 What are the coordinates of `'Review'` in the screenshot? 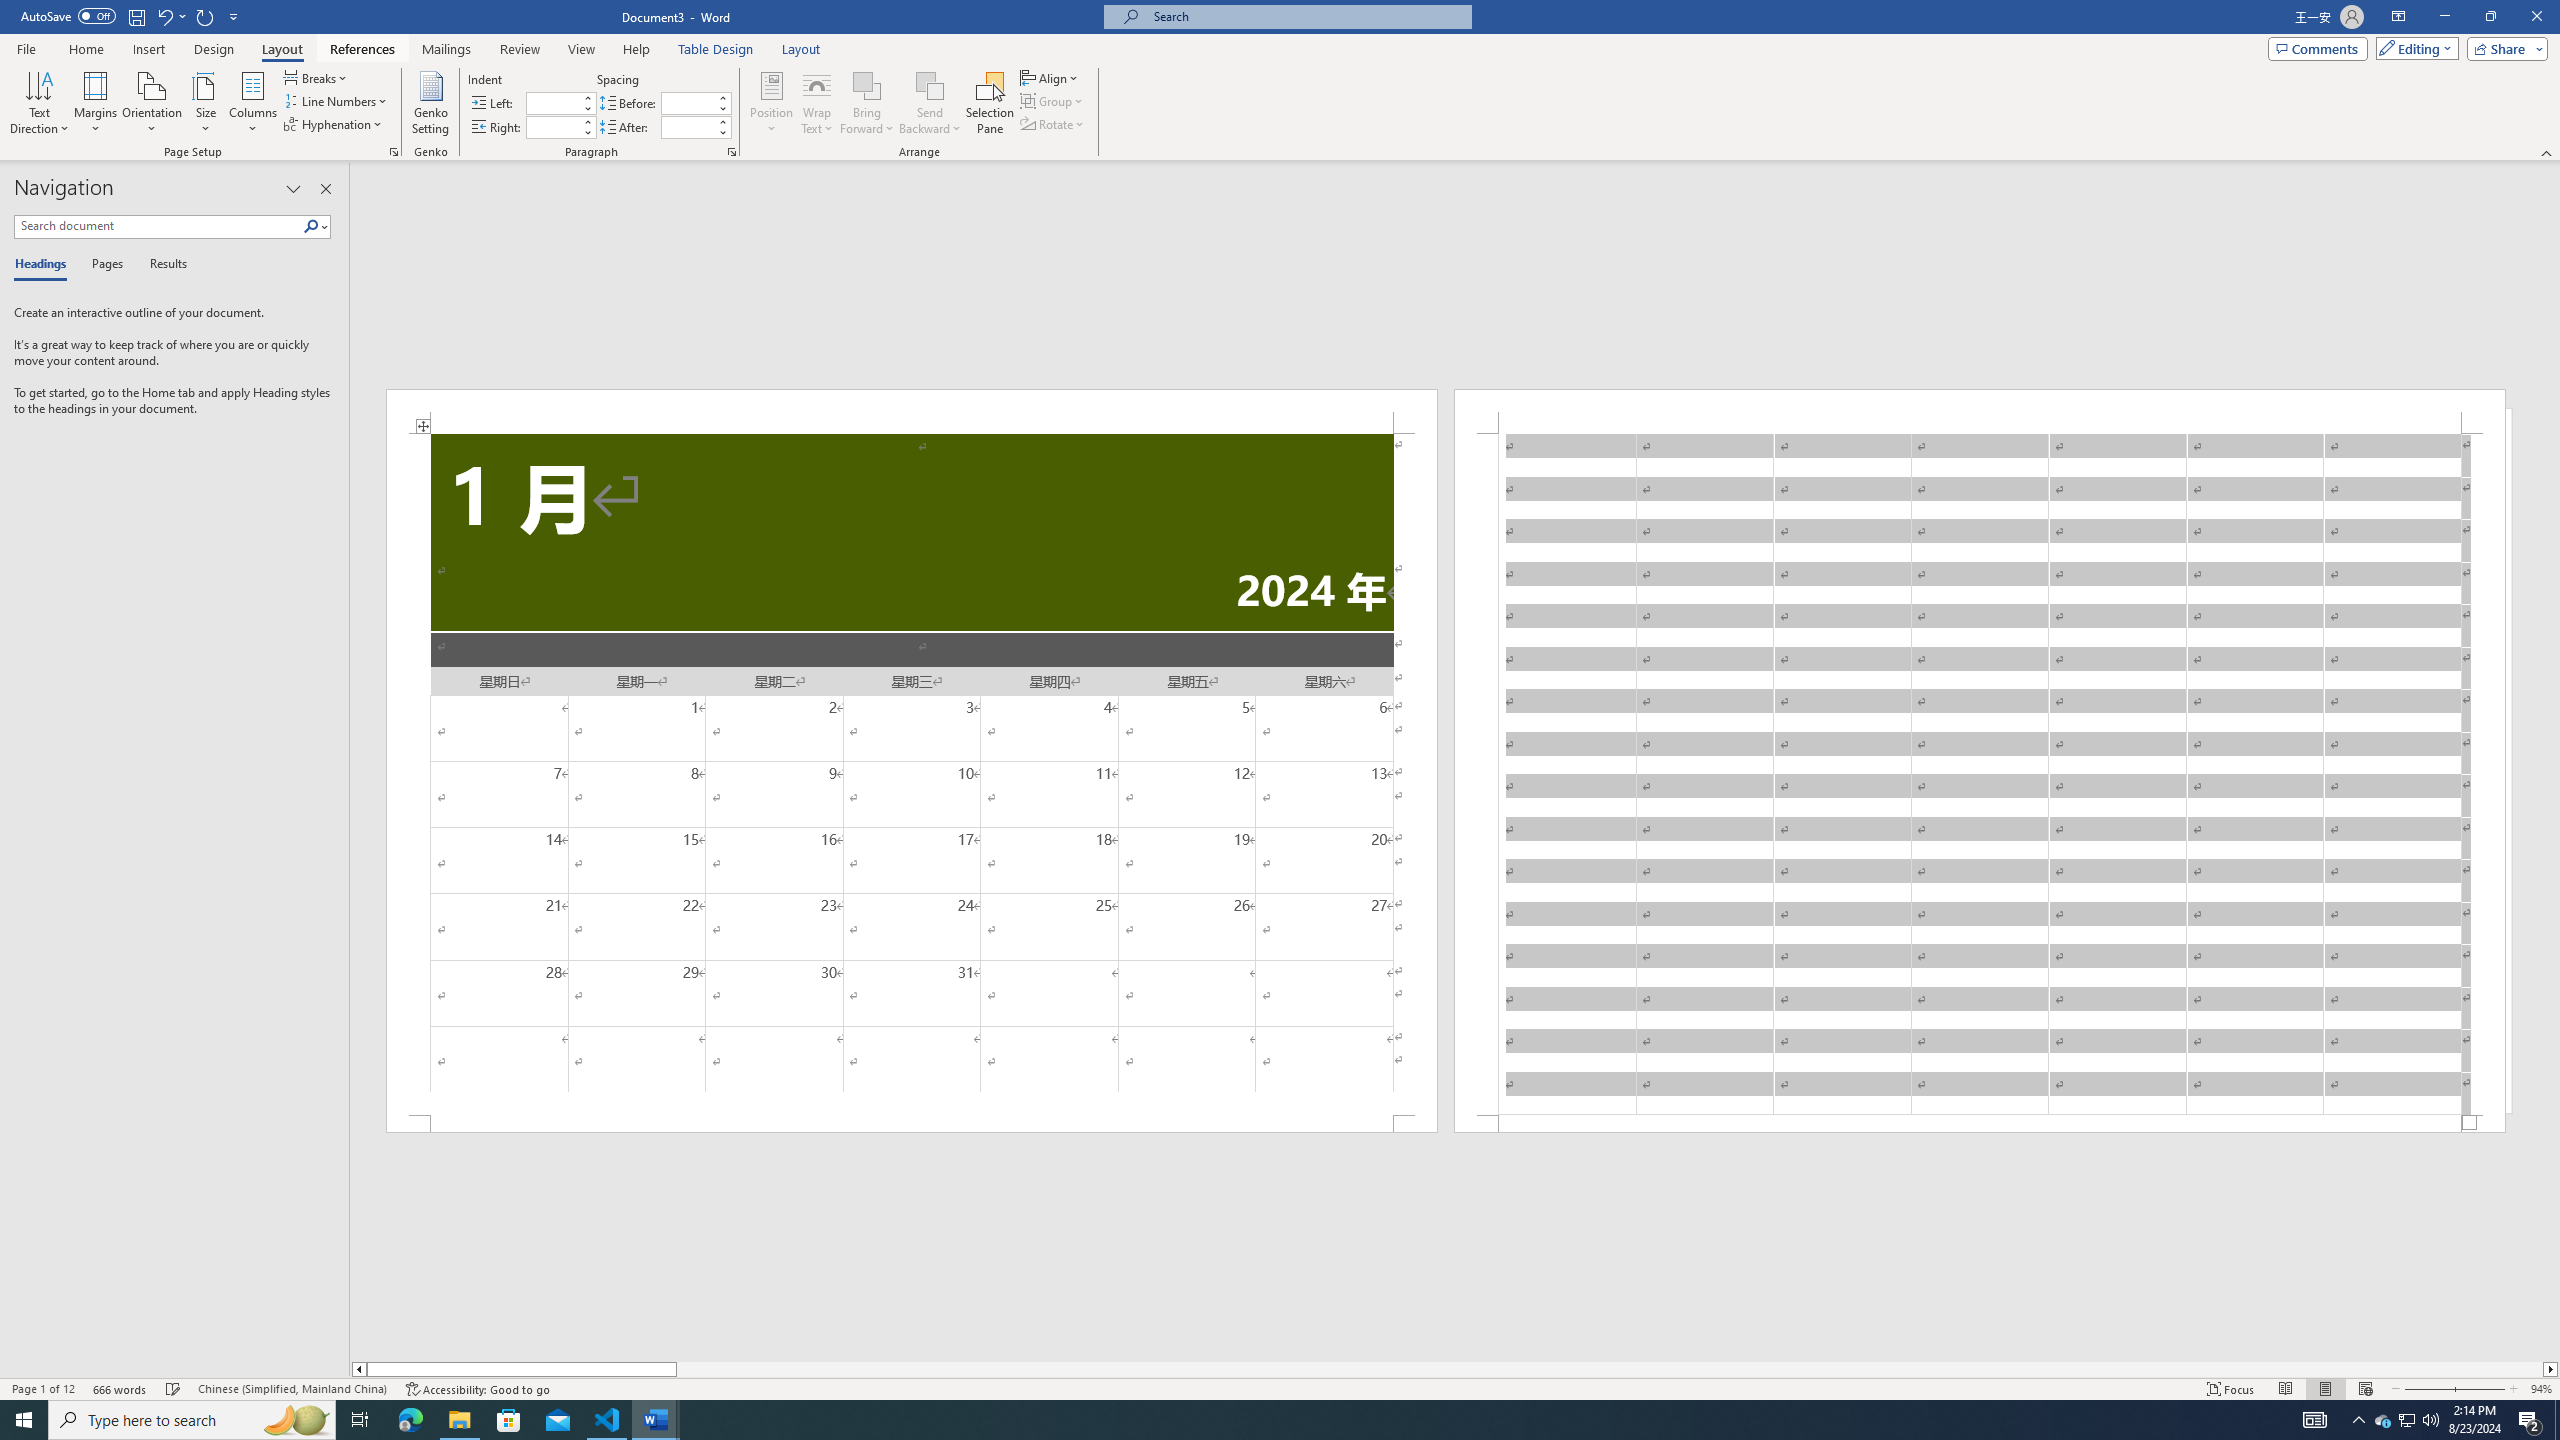 It's located at (518, 49).